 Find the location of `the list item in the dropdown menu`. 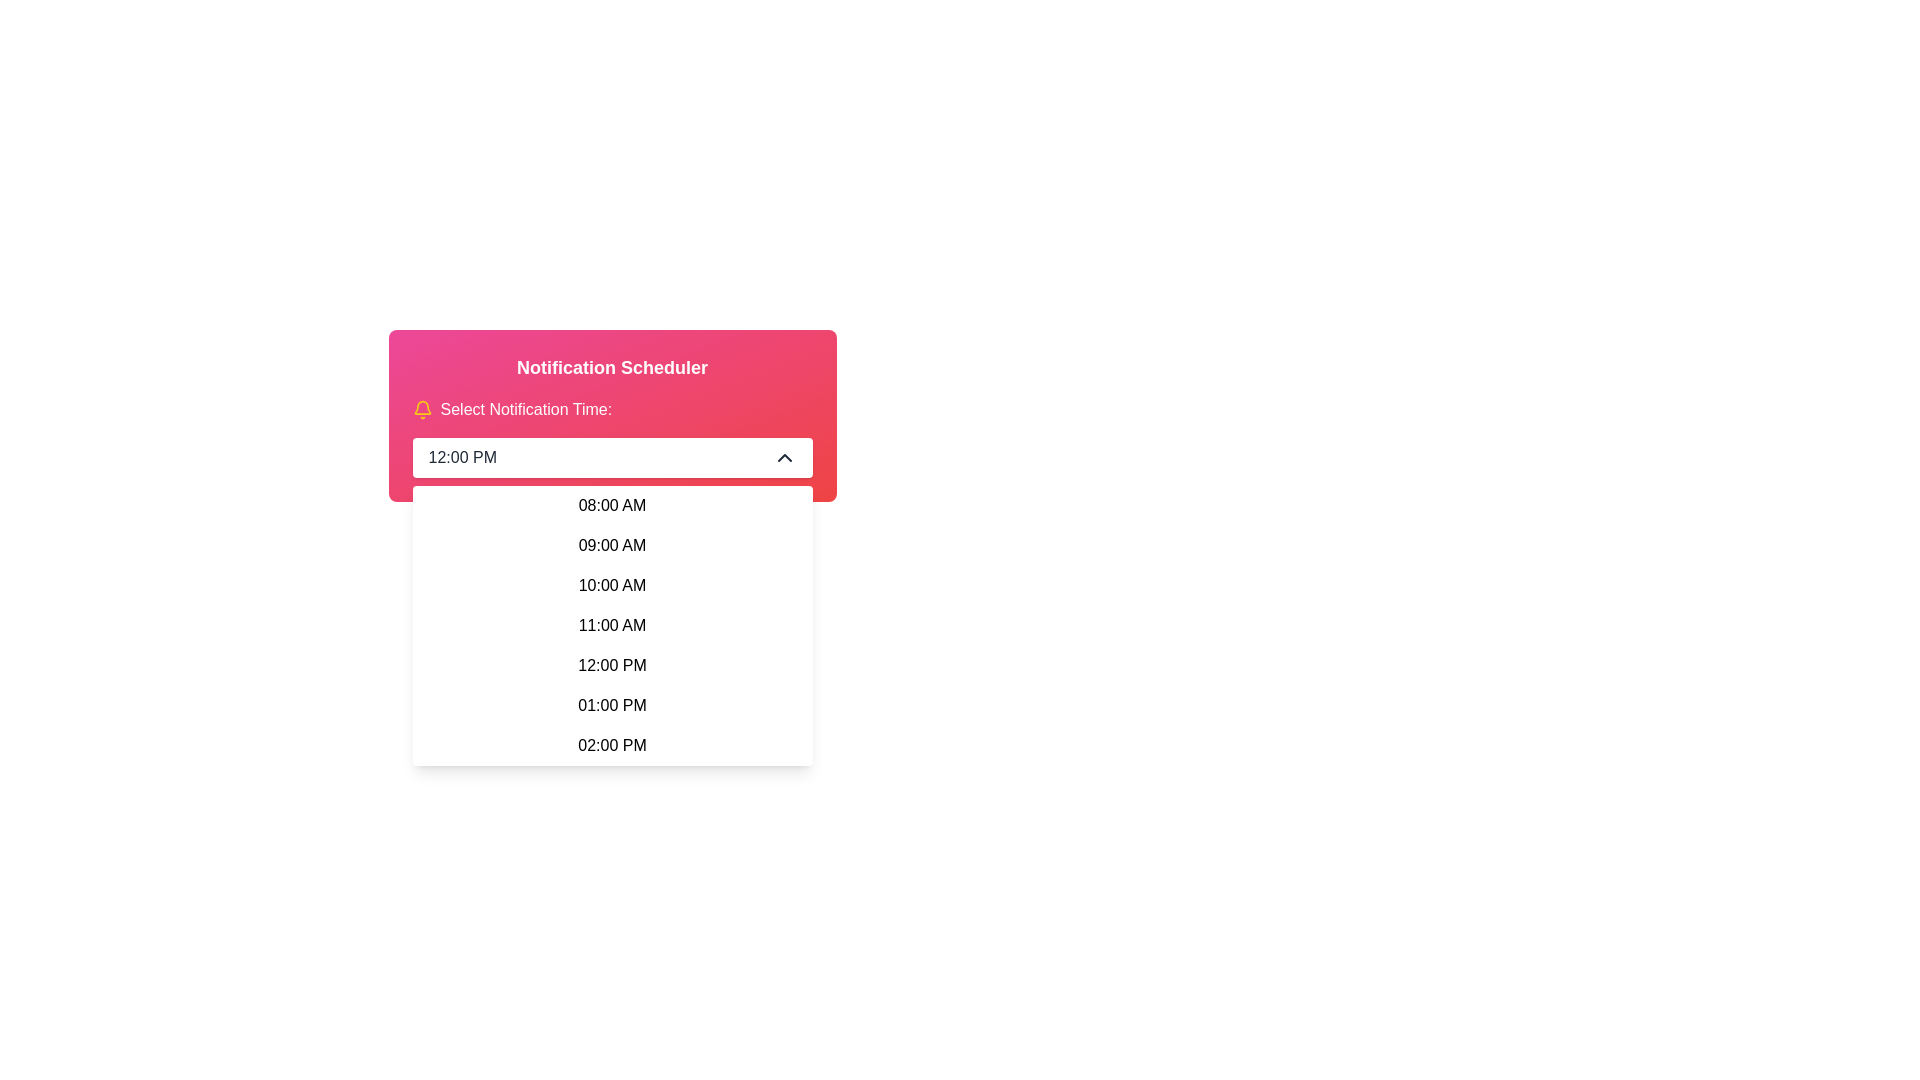

the list item in the dropdown menu is located at coordinates (611, 624).